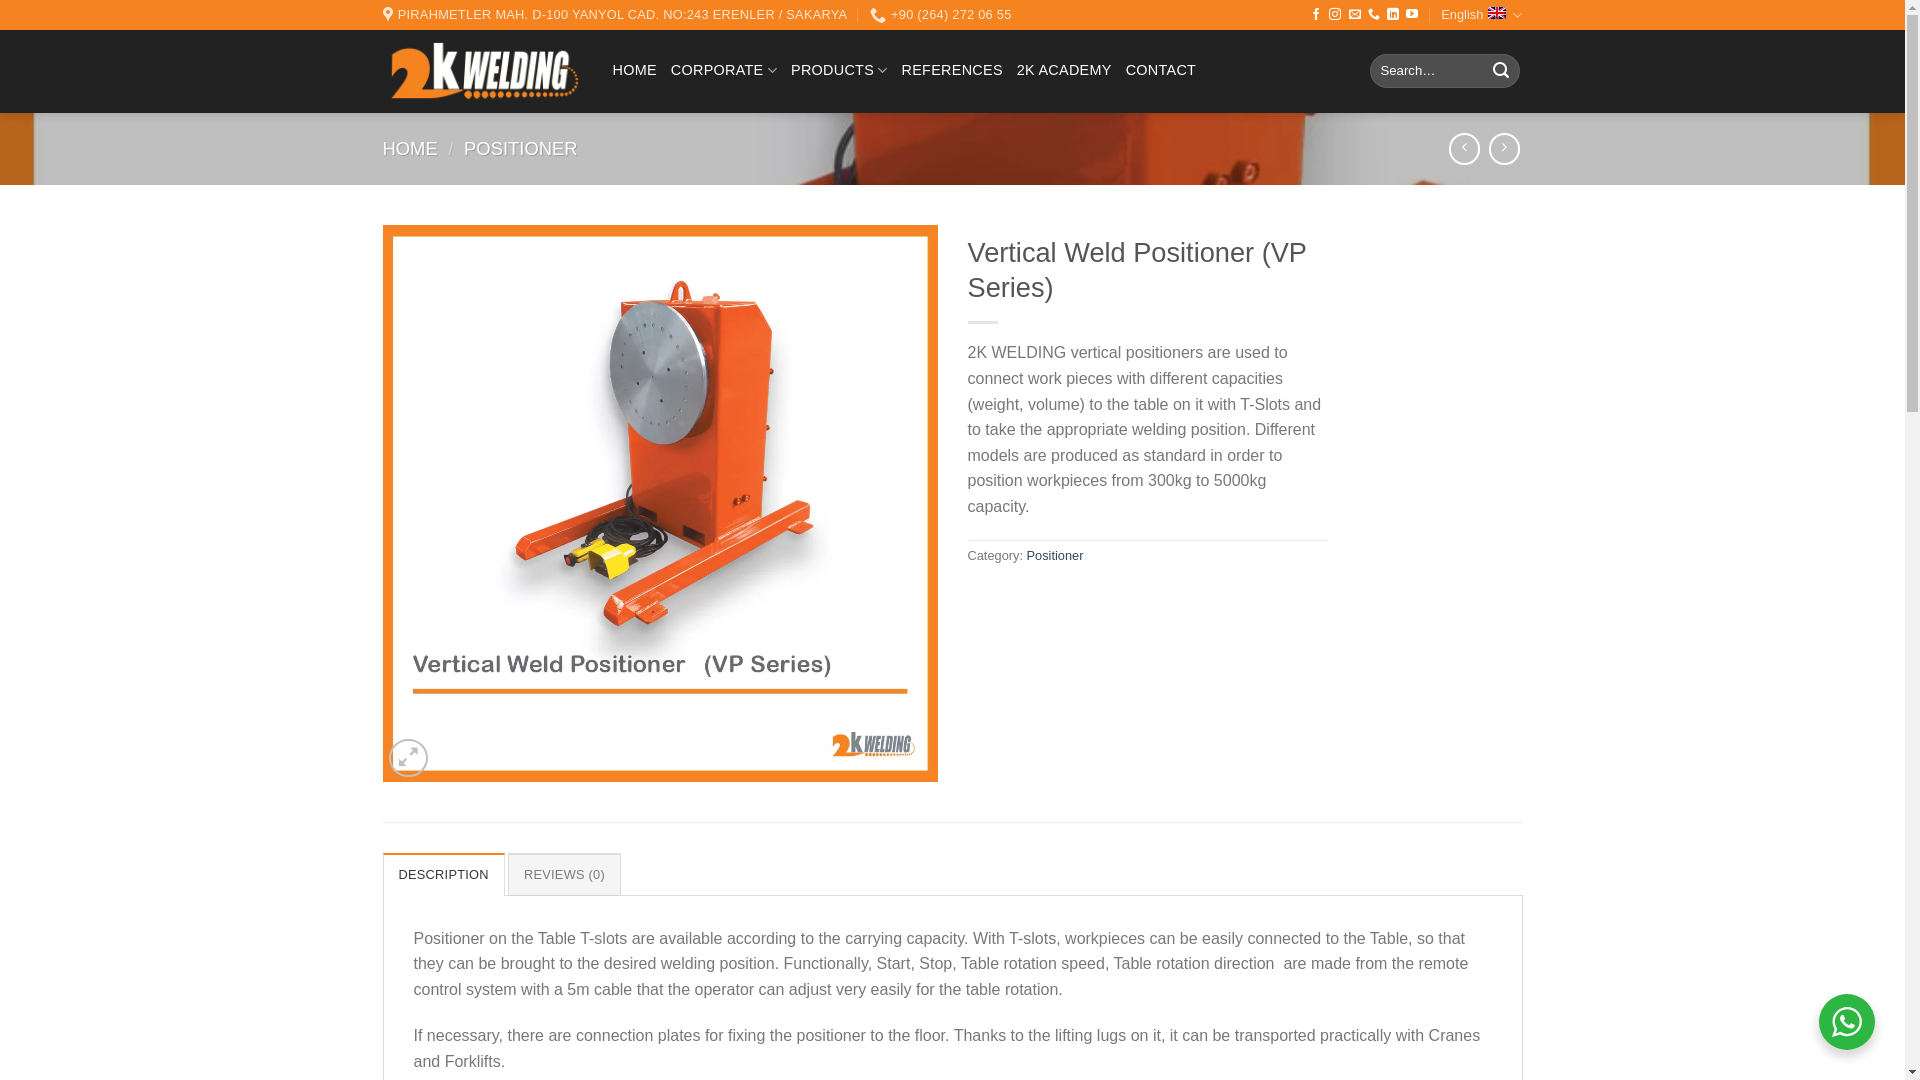 This screenshot has width=1920, height=1080. I want to click on 'DESCRIPTION', so click(441, 873).